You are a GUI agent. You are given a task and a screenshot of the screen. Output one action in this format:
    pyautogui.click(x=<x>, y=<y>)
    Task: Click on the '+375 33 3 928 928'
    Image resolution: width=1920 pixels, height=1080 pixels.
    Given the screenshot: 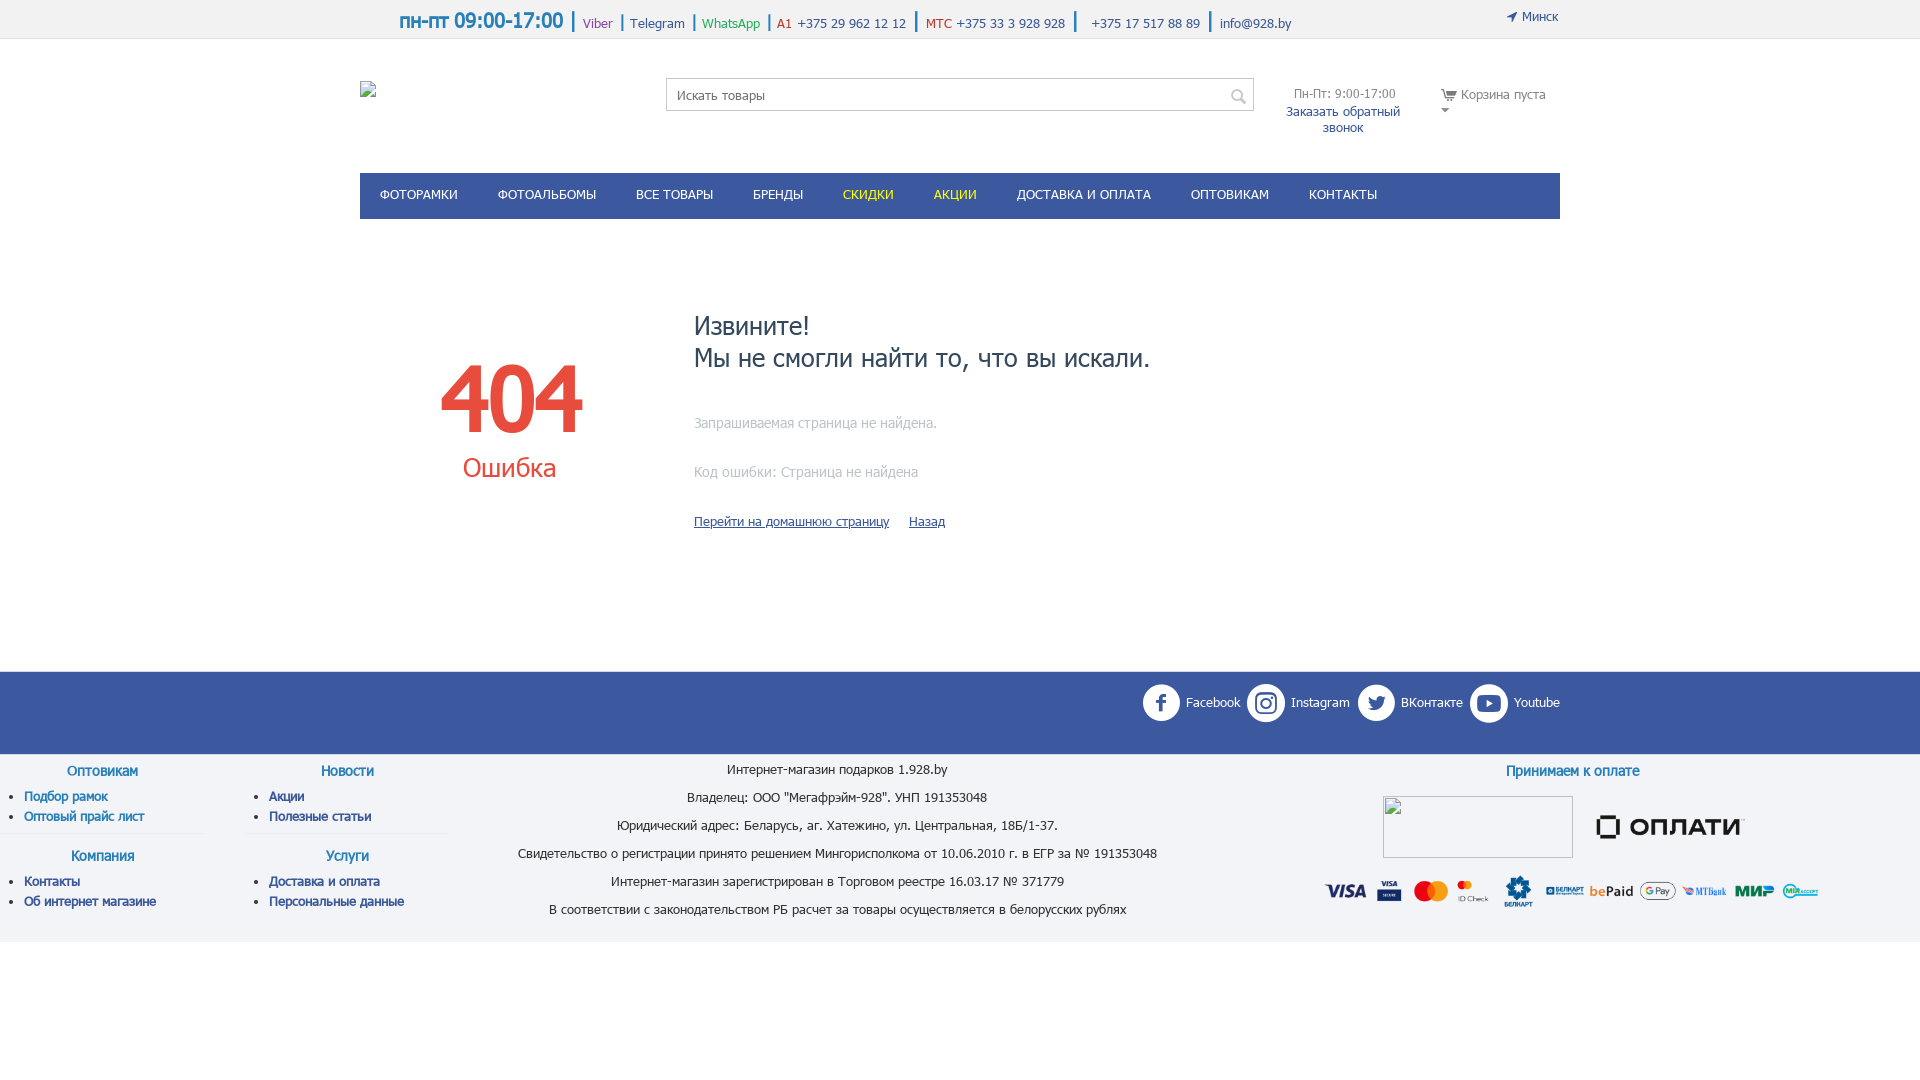 What is the action you would take?
    pyautogui.click(x=1008, y=23)
    